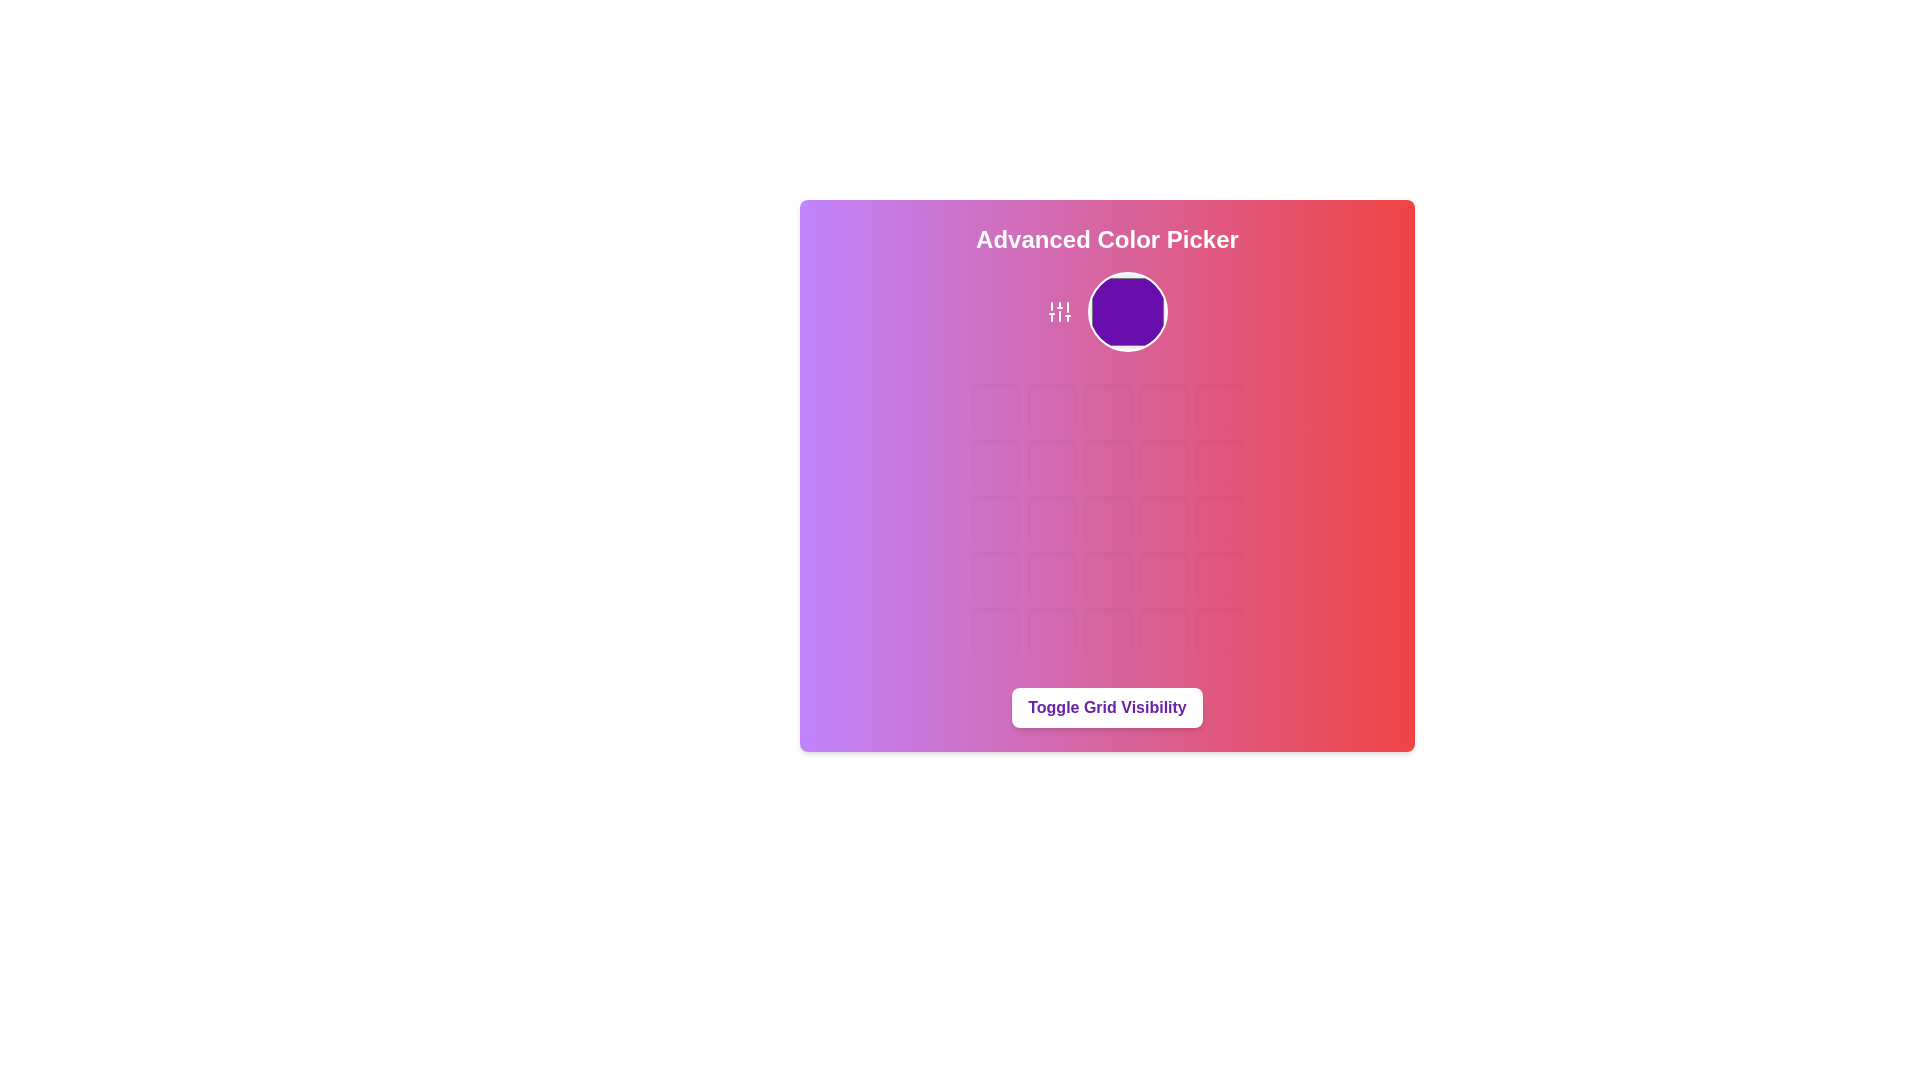  I want to click on the square-shaped button in the first column of the fourth row of the grid in the 'Advanced Color Picker' modal dialog, so click(995, 575).